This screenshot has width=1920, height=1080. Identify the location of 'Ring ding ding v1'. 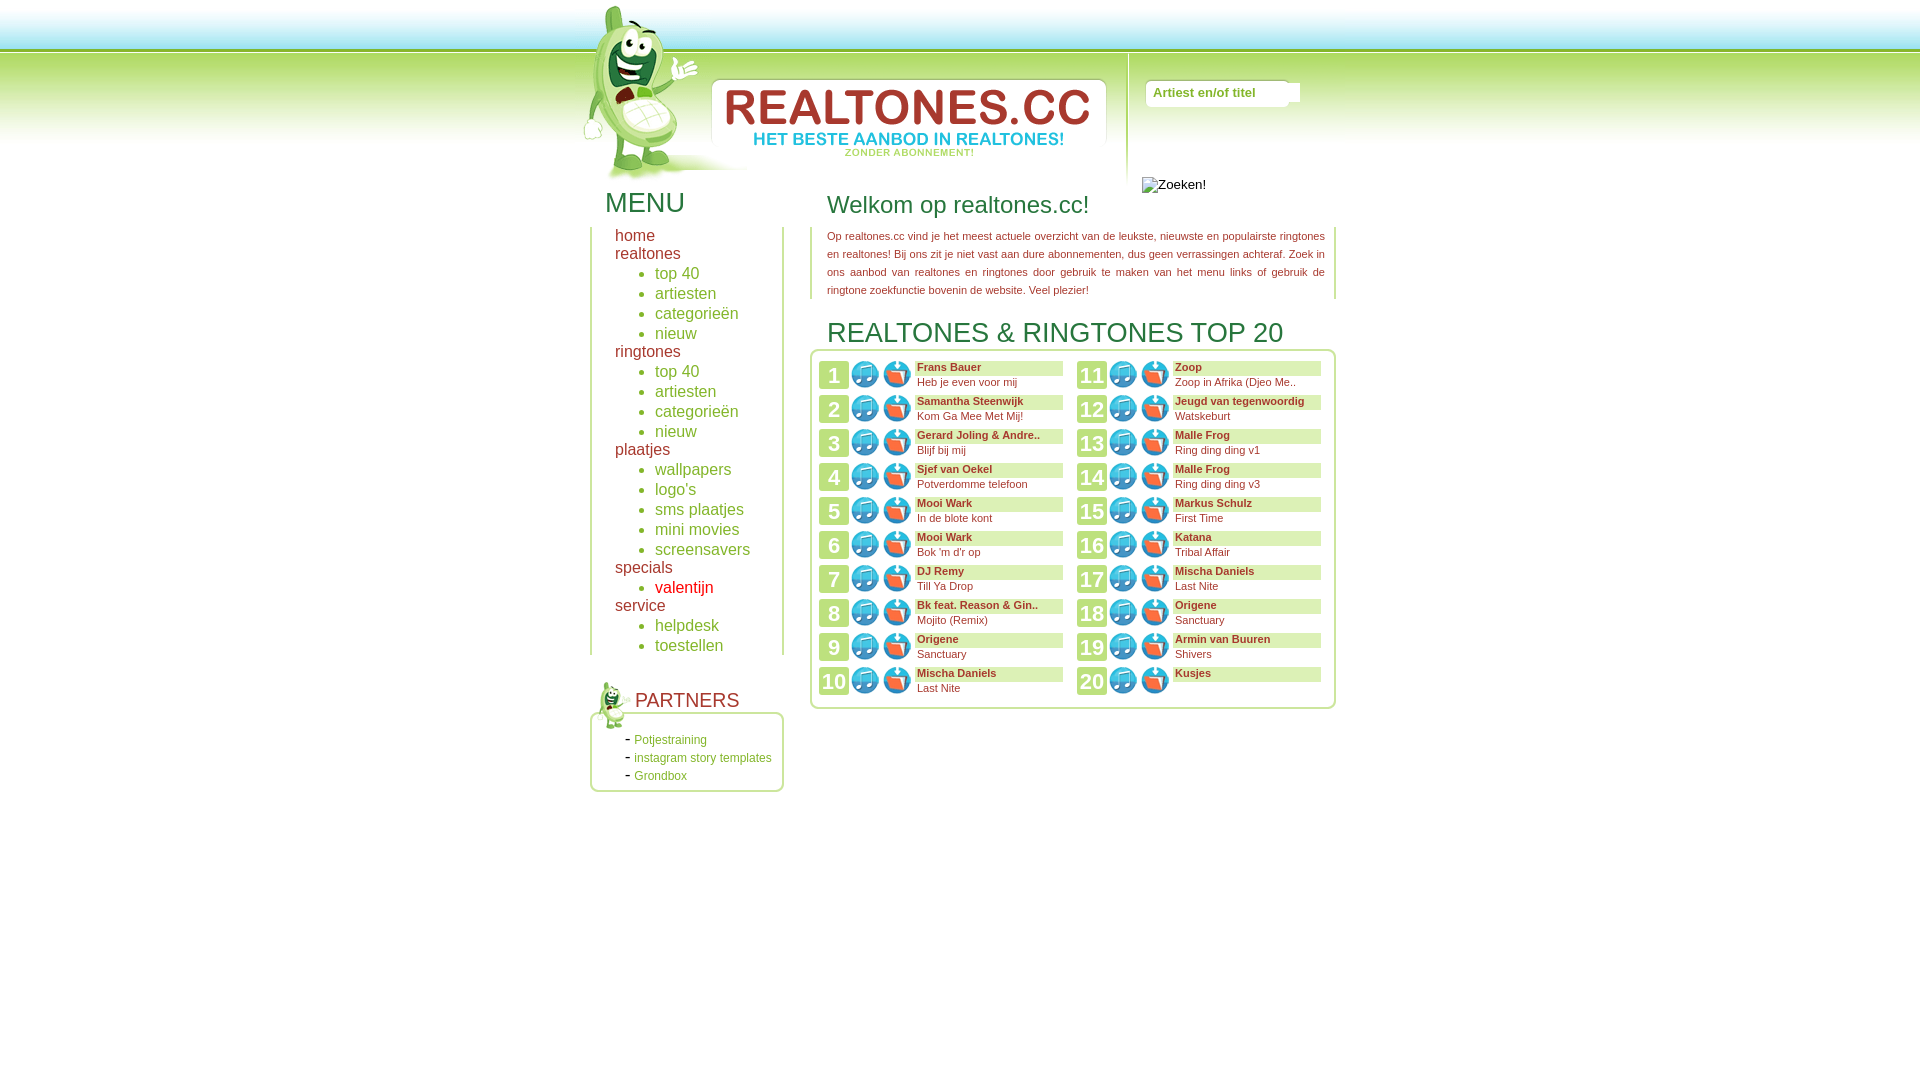
(1216, 450).